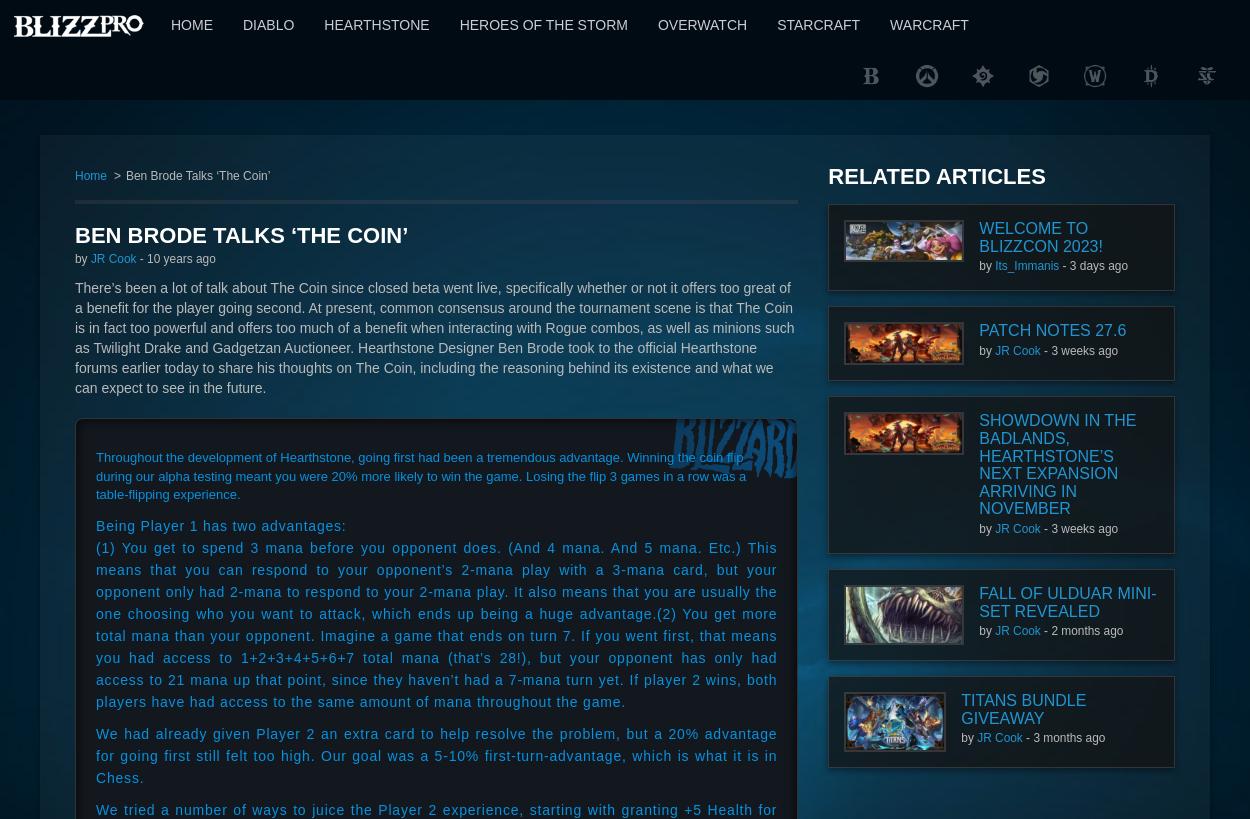 This screenshot has height=819, width=1250. I want to click on 'Fall of Ulduar Mini-Set Revealed', so click(1066, 600).